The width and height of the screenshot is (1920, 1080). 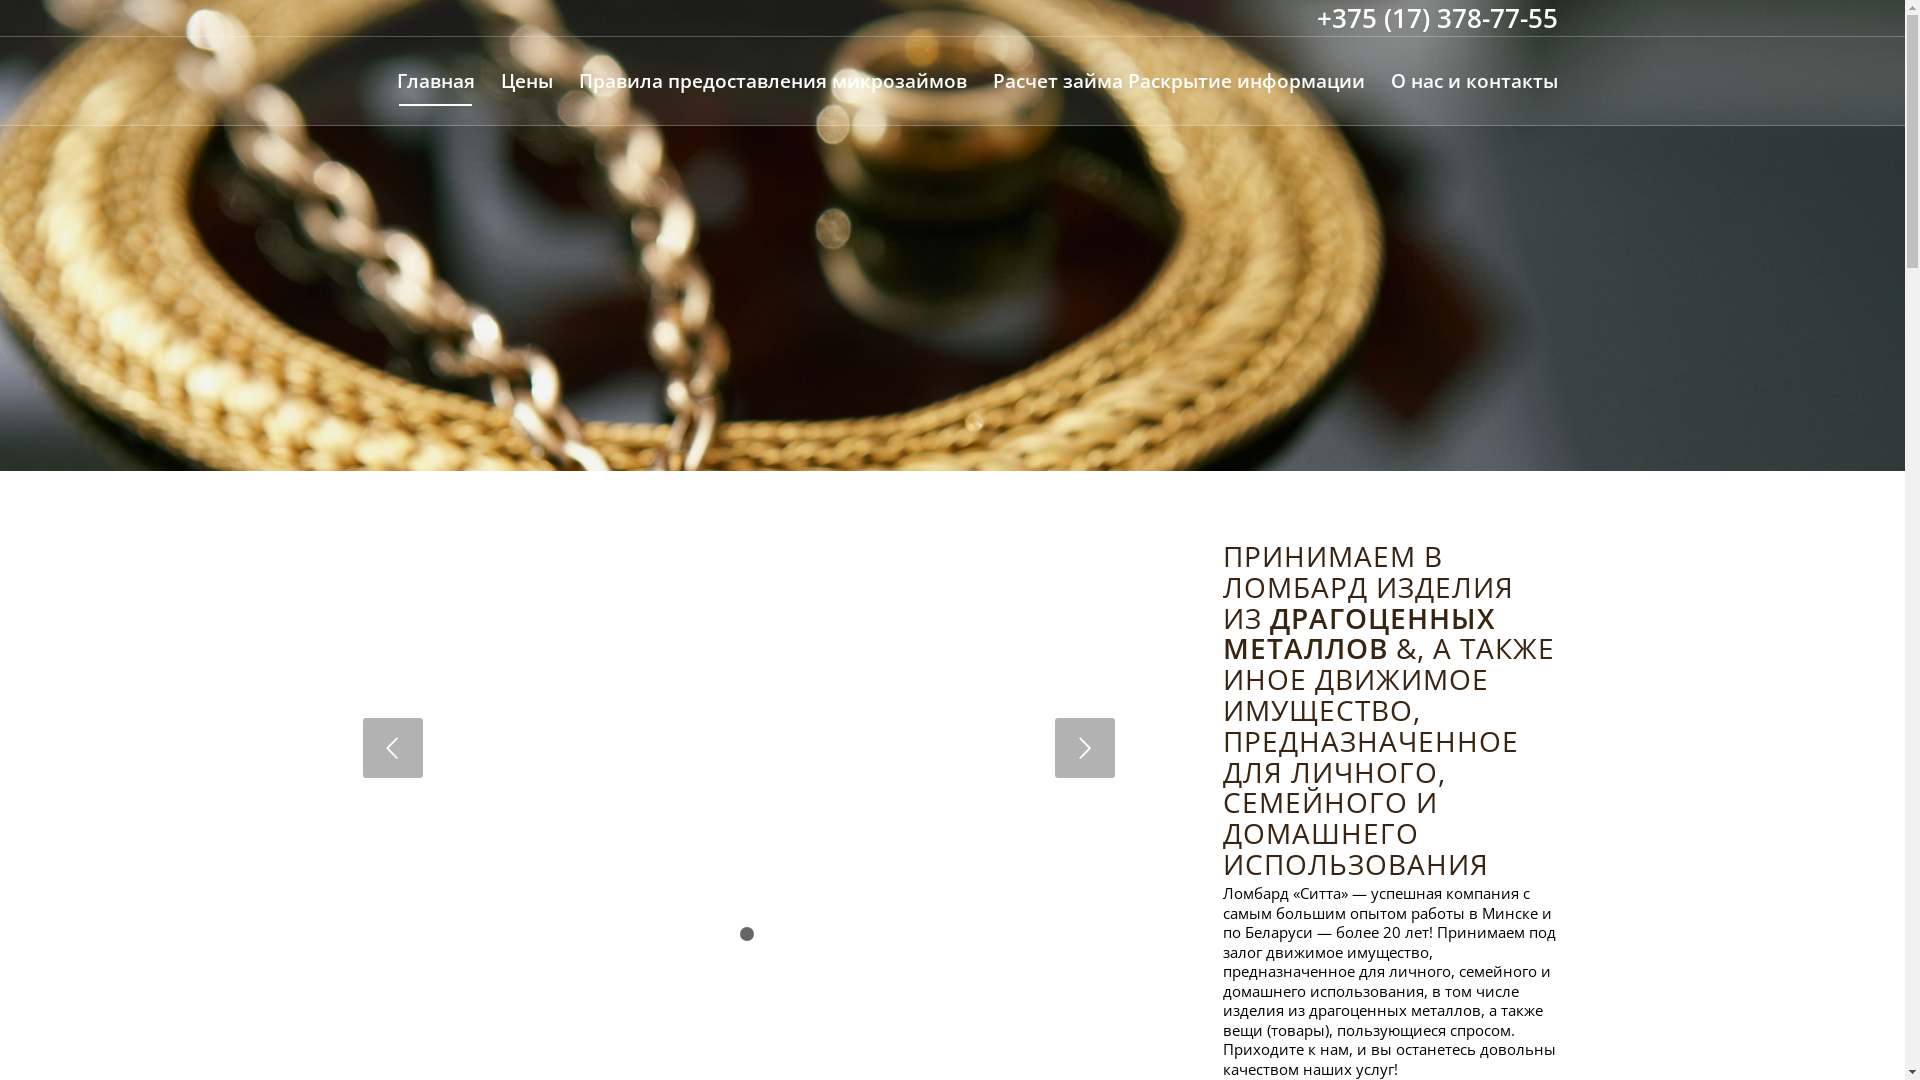 I want to click on '1', so click(x=729, y=933).